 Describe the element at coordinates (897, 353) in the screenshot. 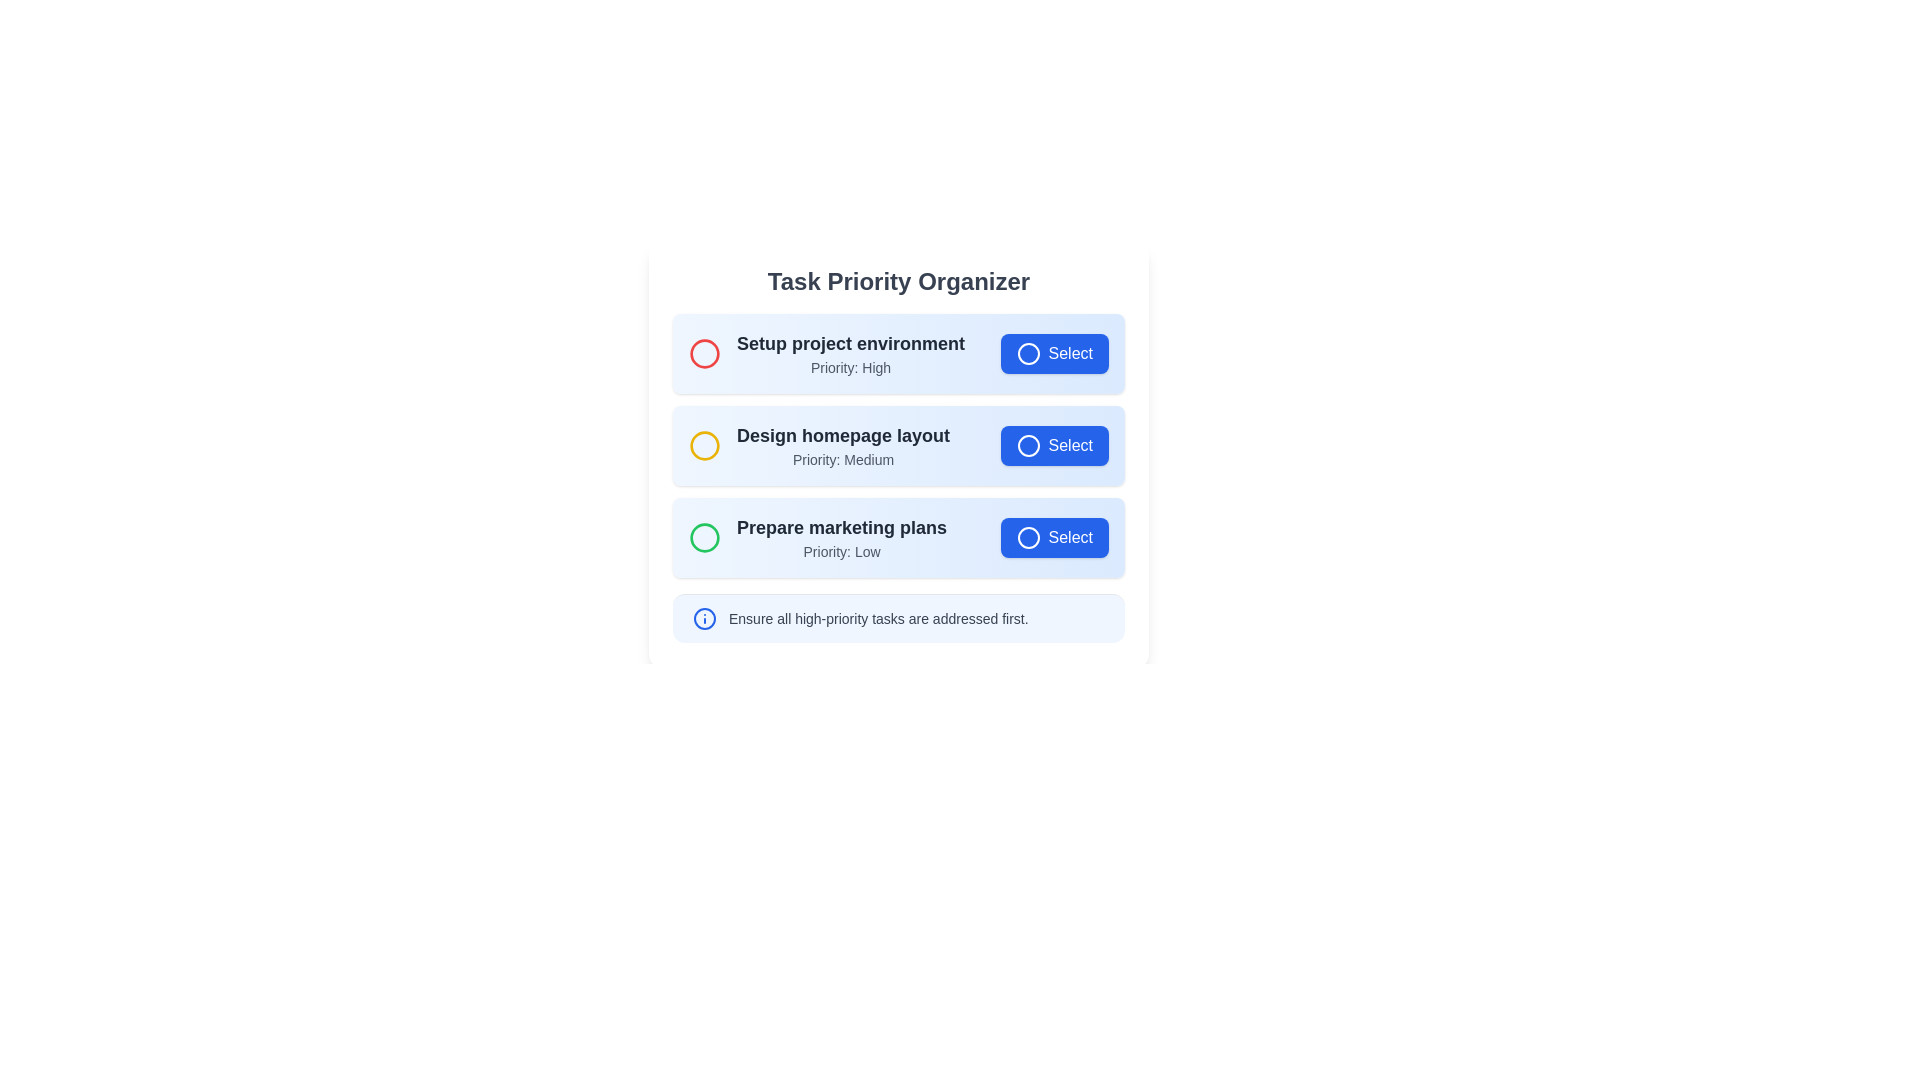

I see `the 'Setup project environment' task card` at that location.